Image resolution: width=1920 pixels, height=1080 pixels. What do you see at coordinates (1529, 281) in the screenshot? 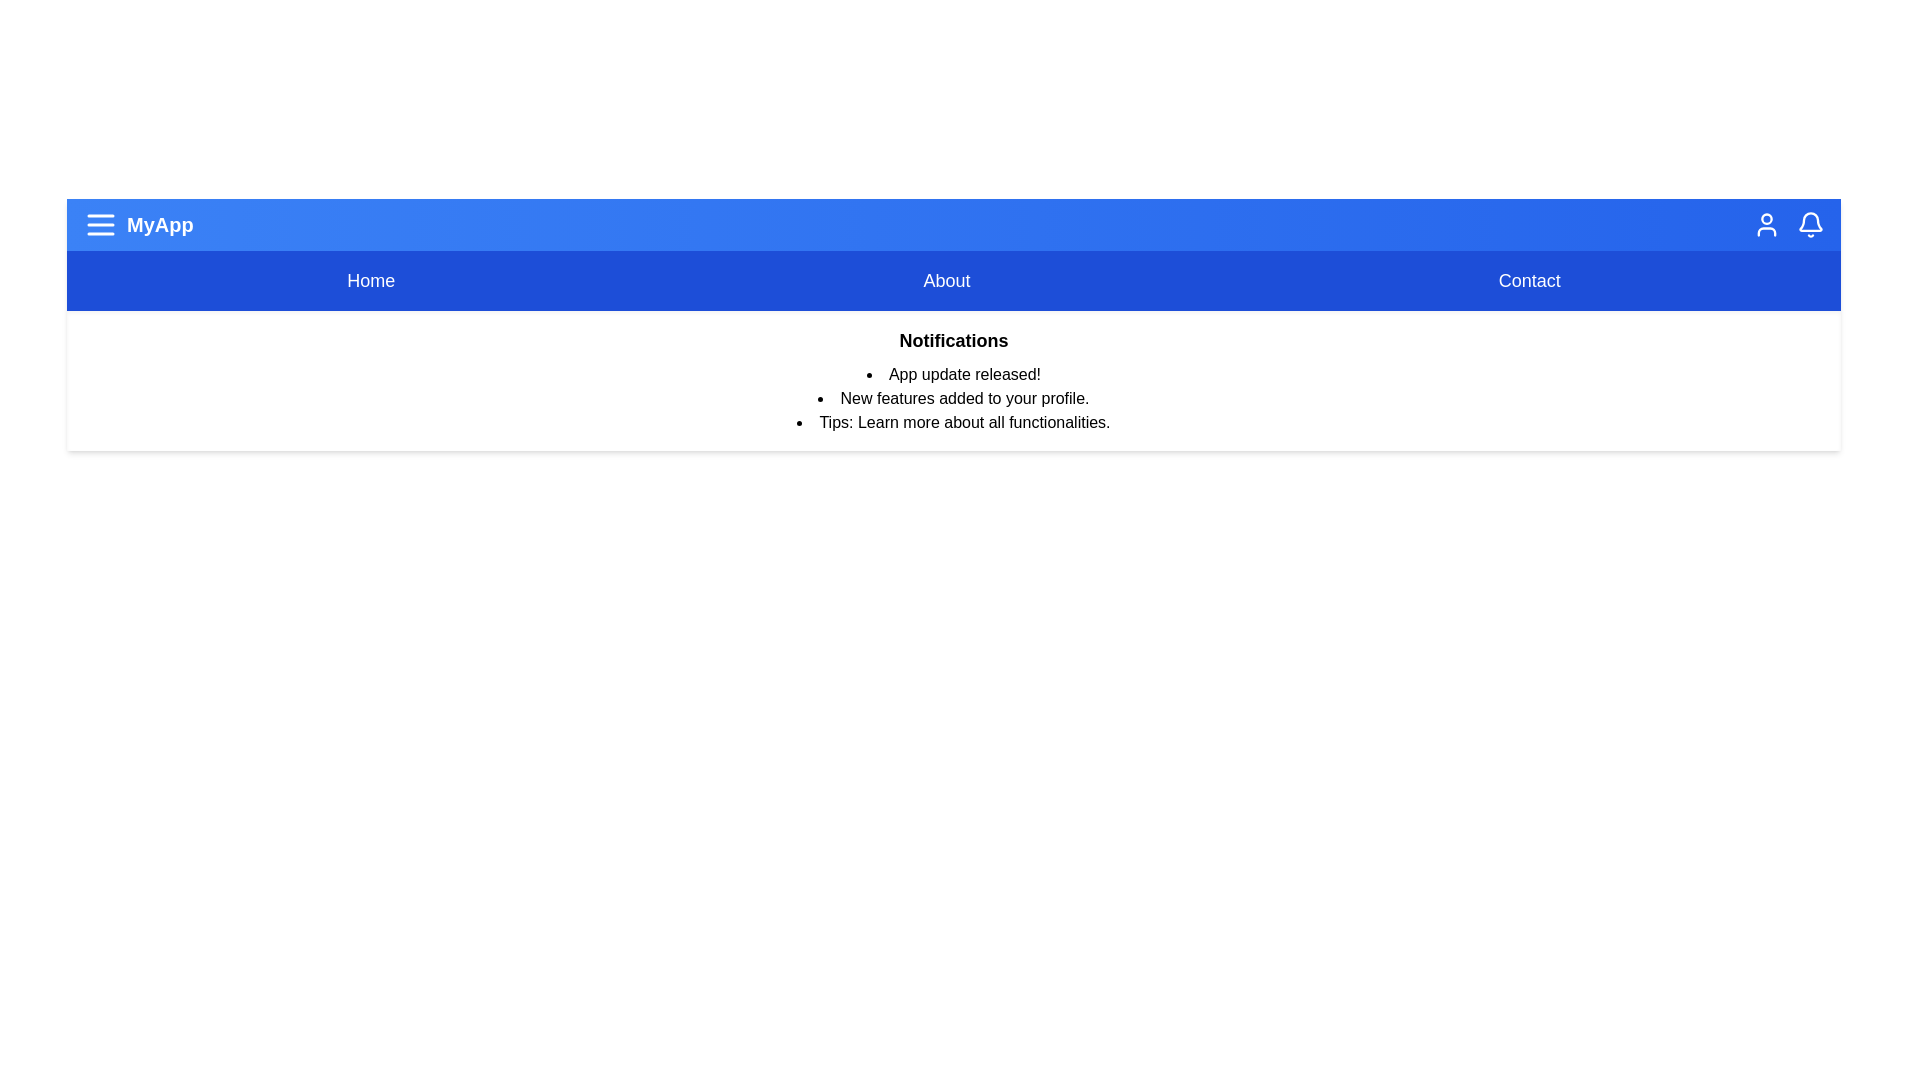
I see `the menu item to navigate to Contact` at bounding box center [1529, 281].